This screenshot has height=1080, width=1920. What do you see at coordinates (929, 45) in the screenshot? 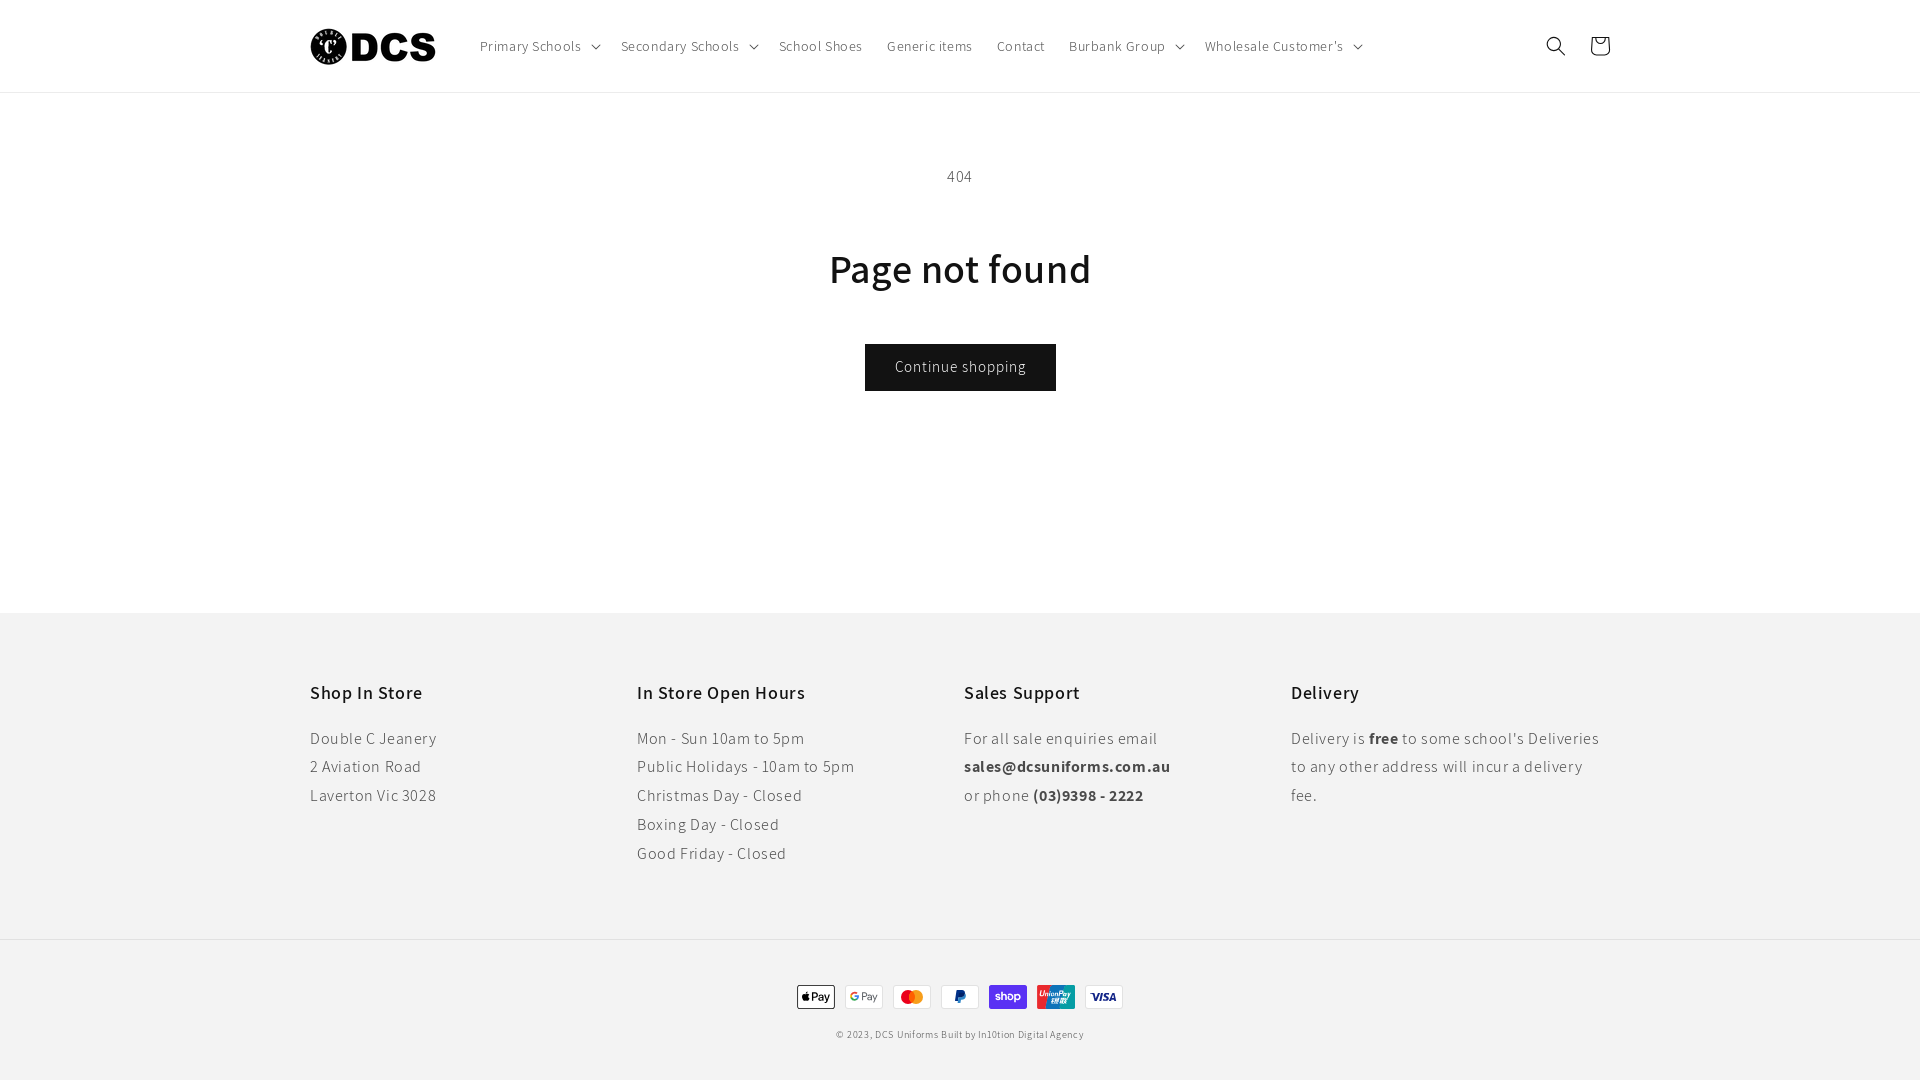
I see `'Generic items'` at bounding box center [929, 45].